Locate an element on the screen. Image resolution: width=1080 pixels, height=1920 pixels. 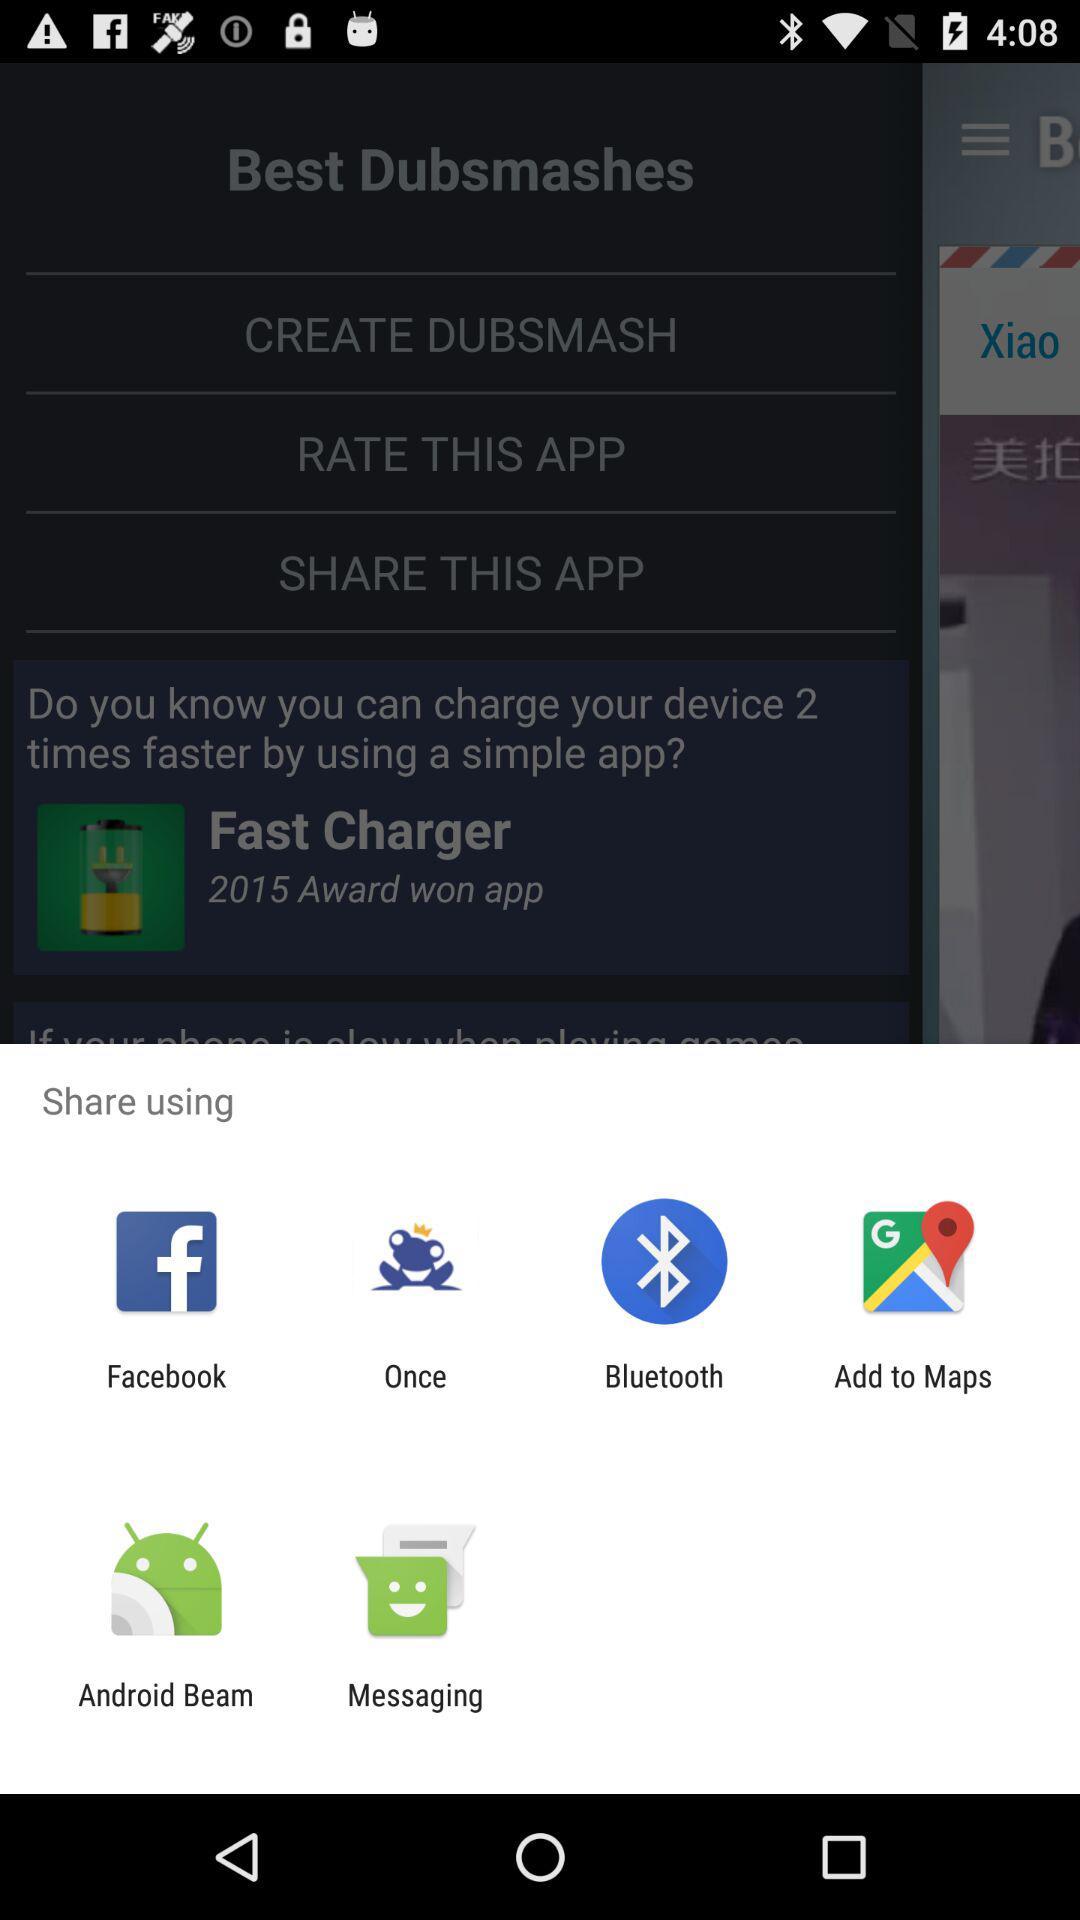
the app next to the facebook app is located at coordinates (414, 1392).